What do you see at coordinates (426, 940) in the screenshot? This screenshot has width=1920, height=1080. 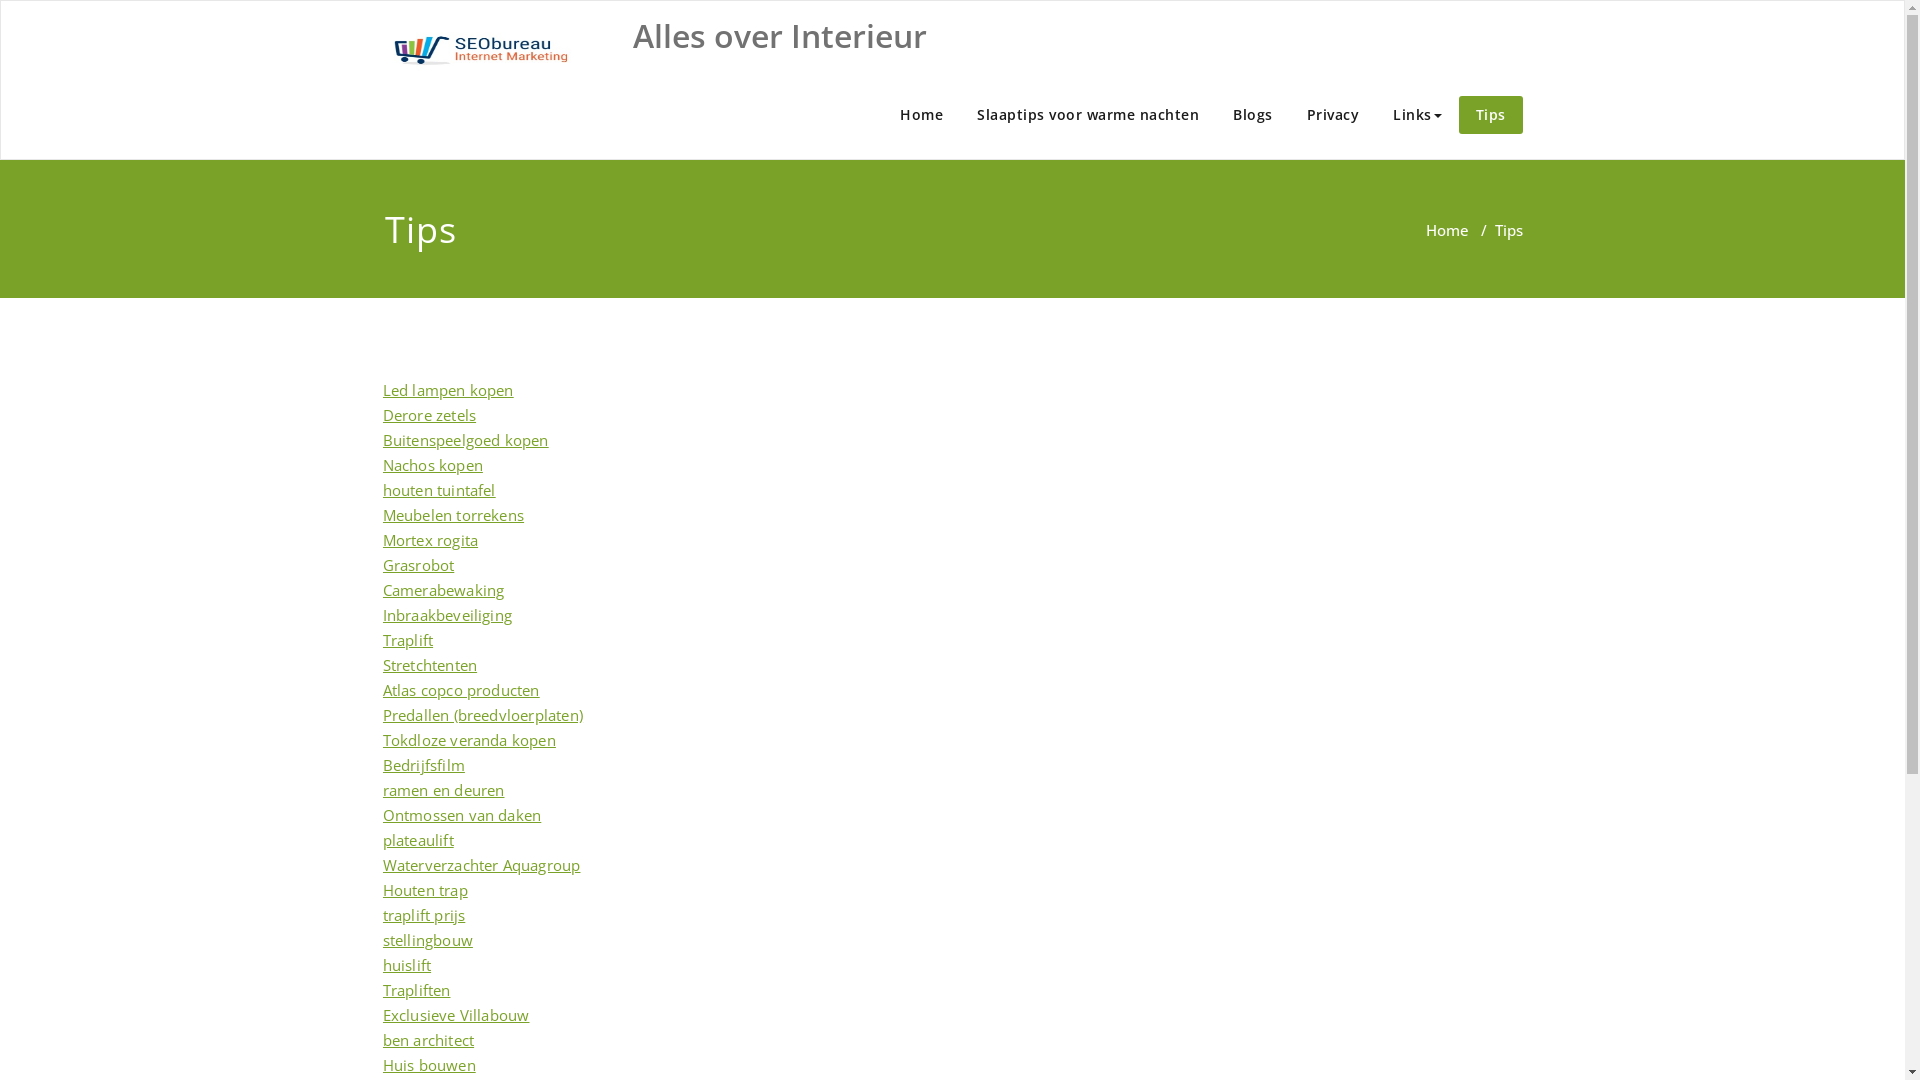 I see `'stellingbouw'` at bounding box center [426, 940].